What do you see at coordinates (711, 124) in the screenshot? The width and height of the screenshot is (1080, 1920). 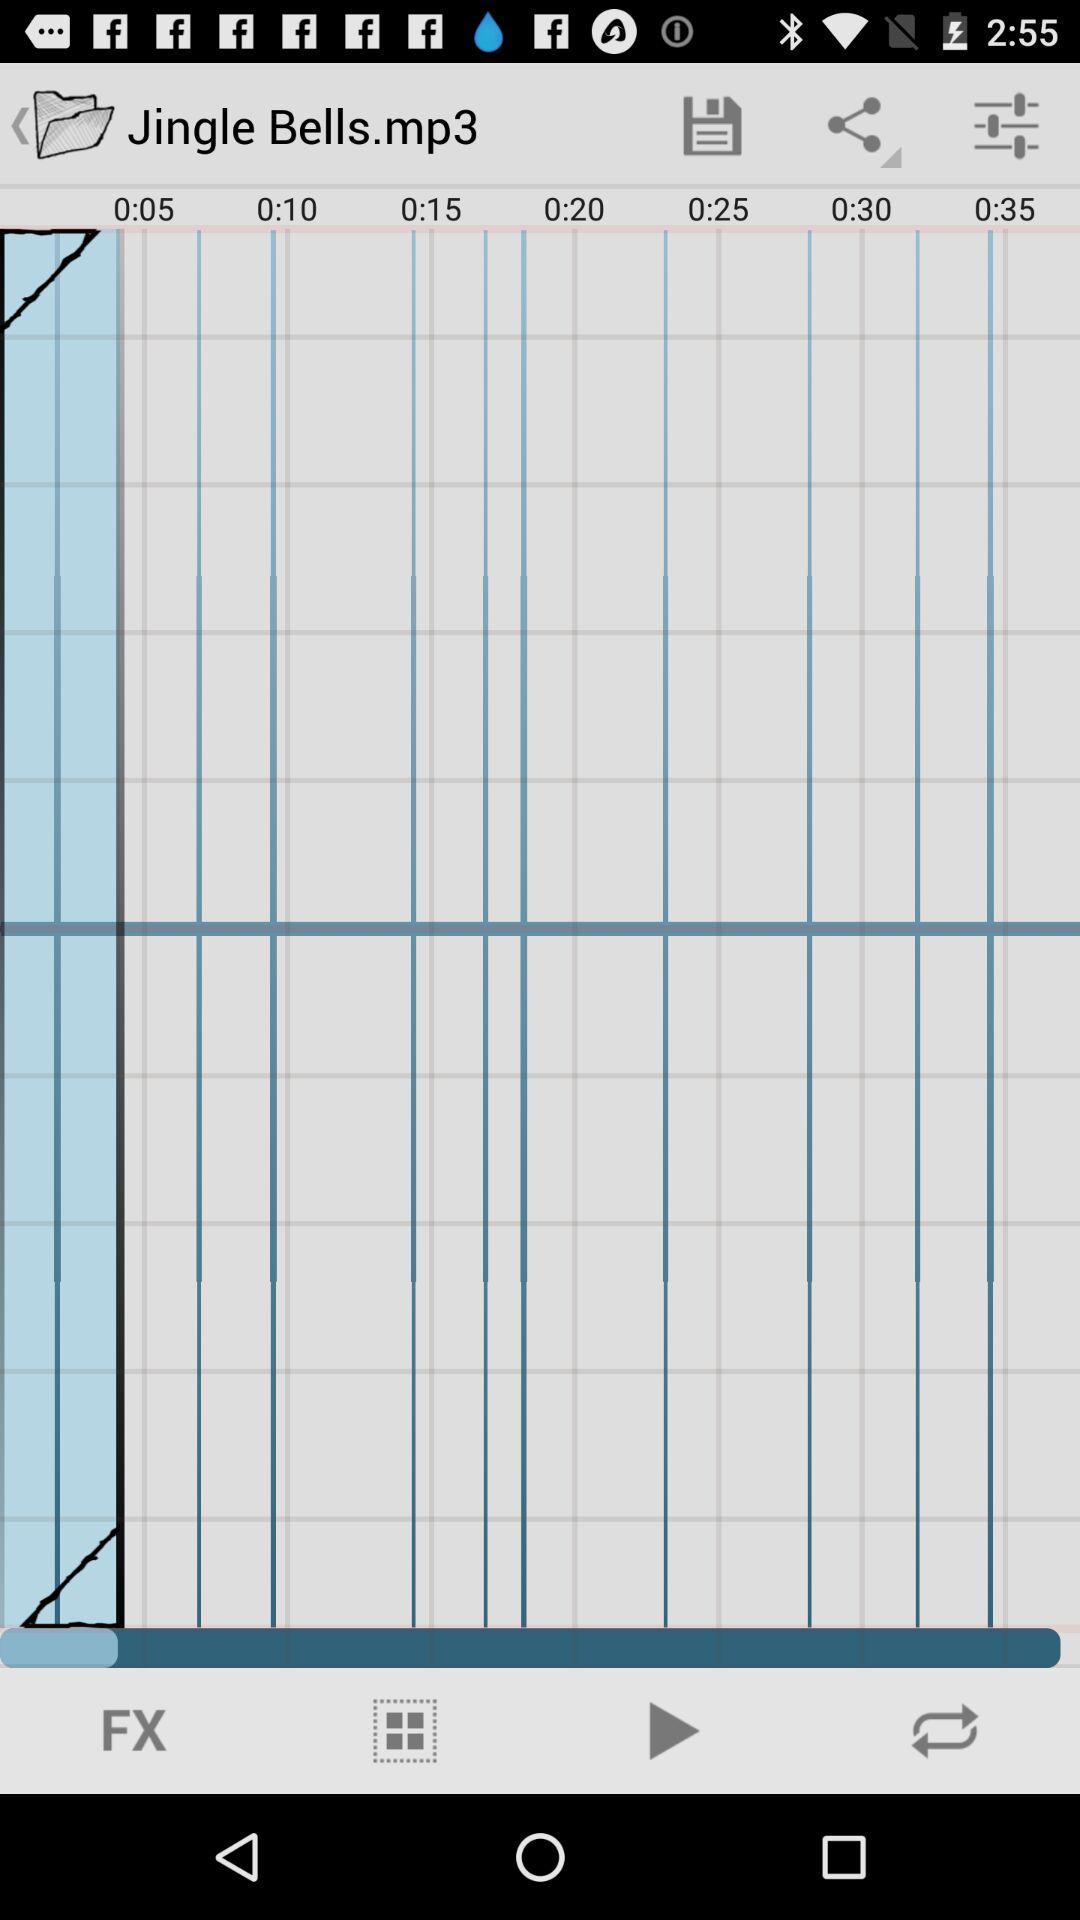 I see `item at the top` at bounding box center [711, 124].